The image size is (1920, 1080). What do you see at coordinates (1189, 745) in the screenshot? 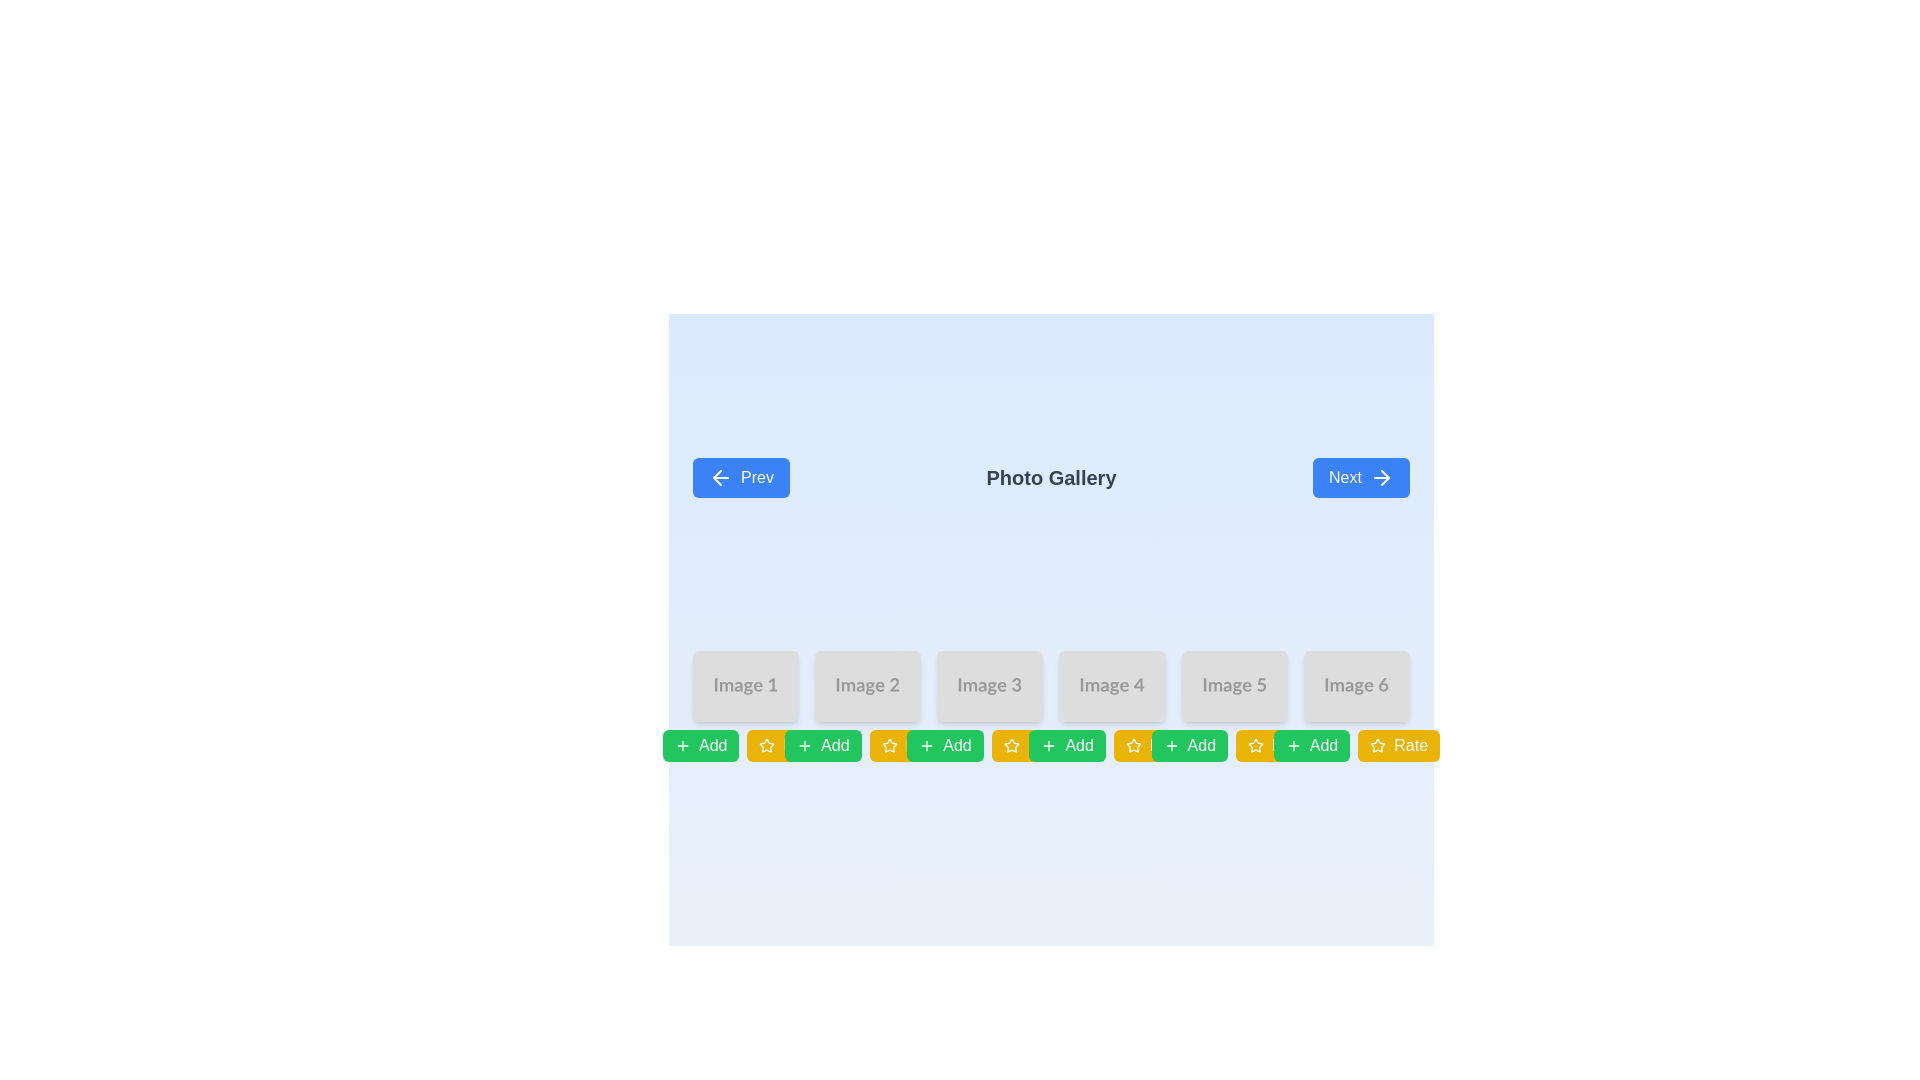
I see `the interactive 'Add' button located below 'Image 5' to possibly change its appearance` at bounding box center [1189, 745].